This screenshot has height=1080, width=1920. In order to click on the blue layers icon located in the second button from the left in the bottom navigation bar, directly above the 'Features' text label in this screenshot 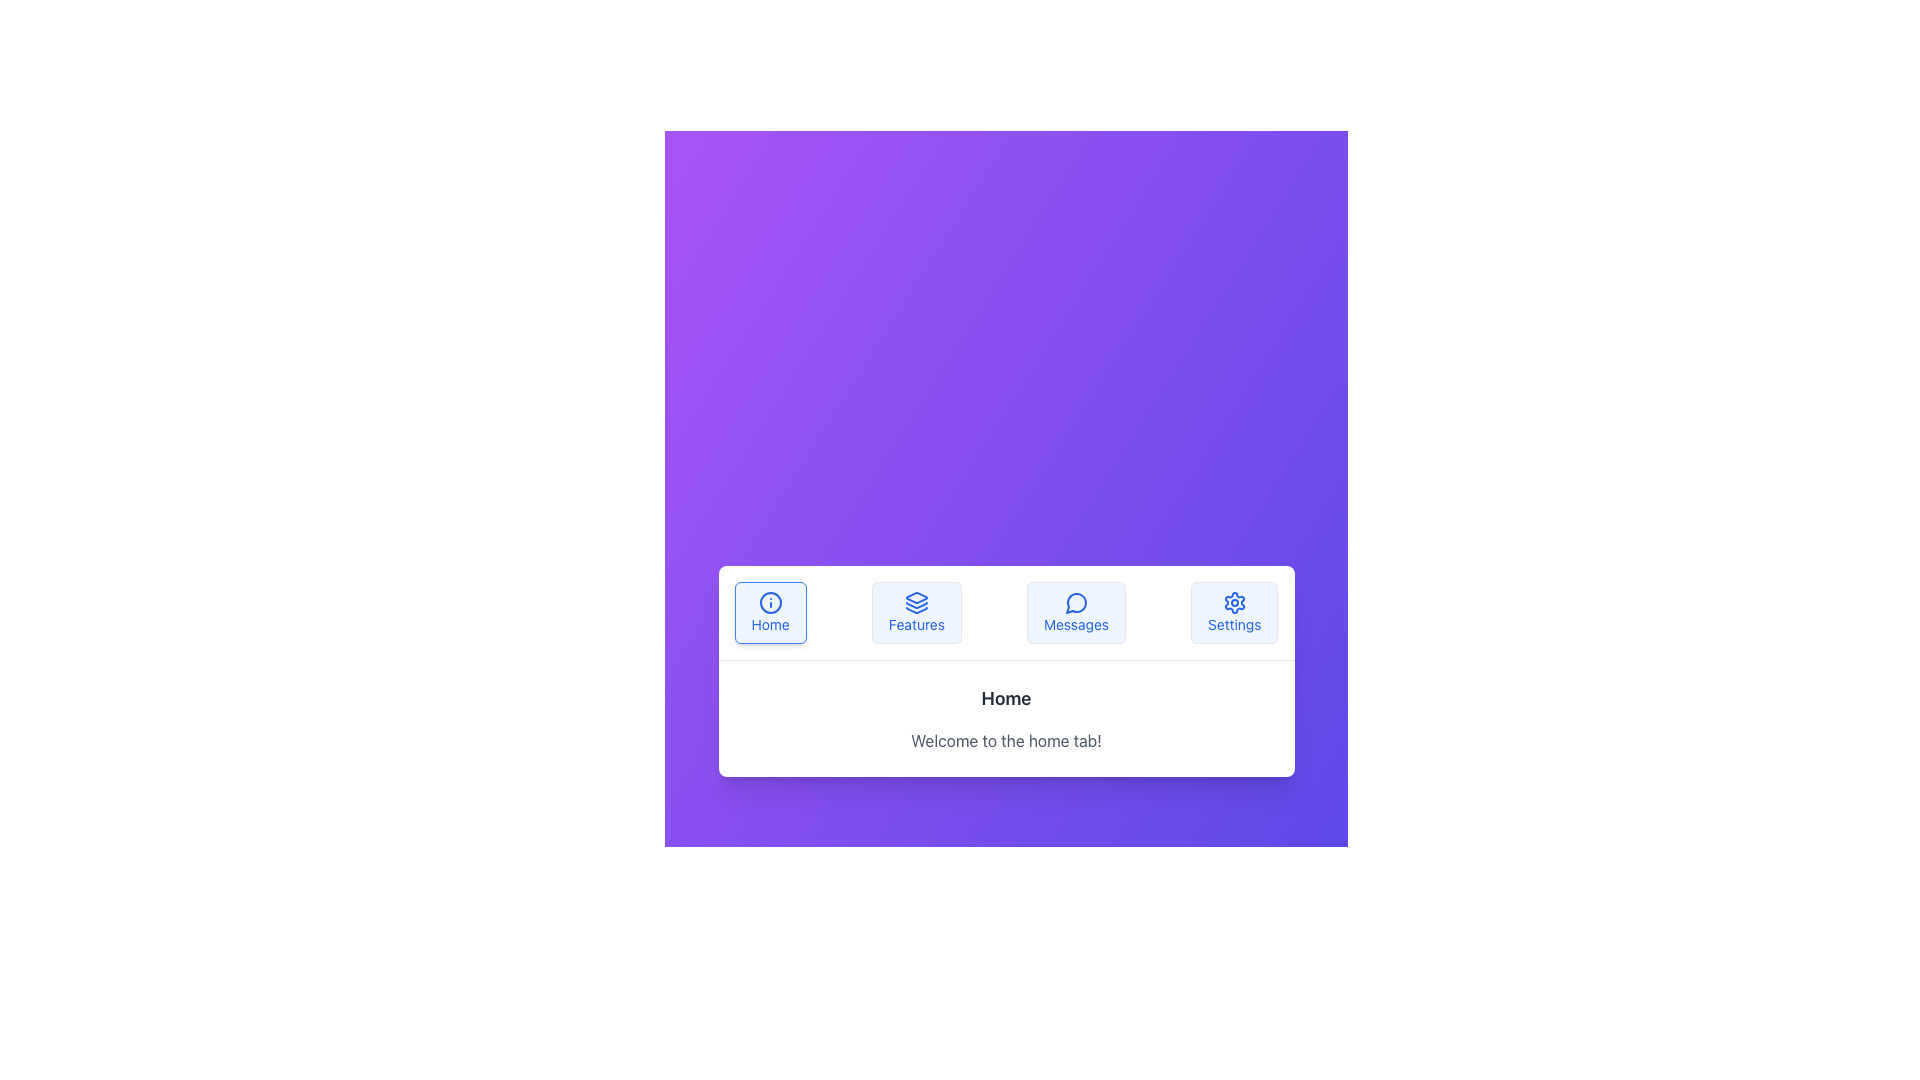, I will do `click(915, 601)`.